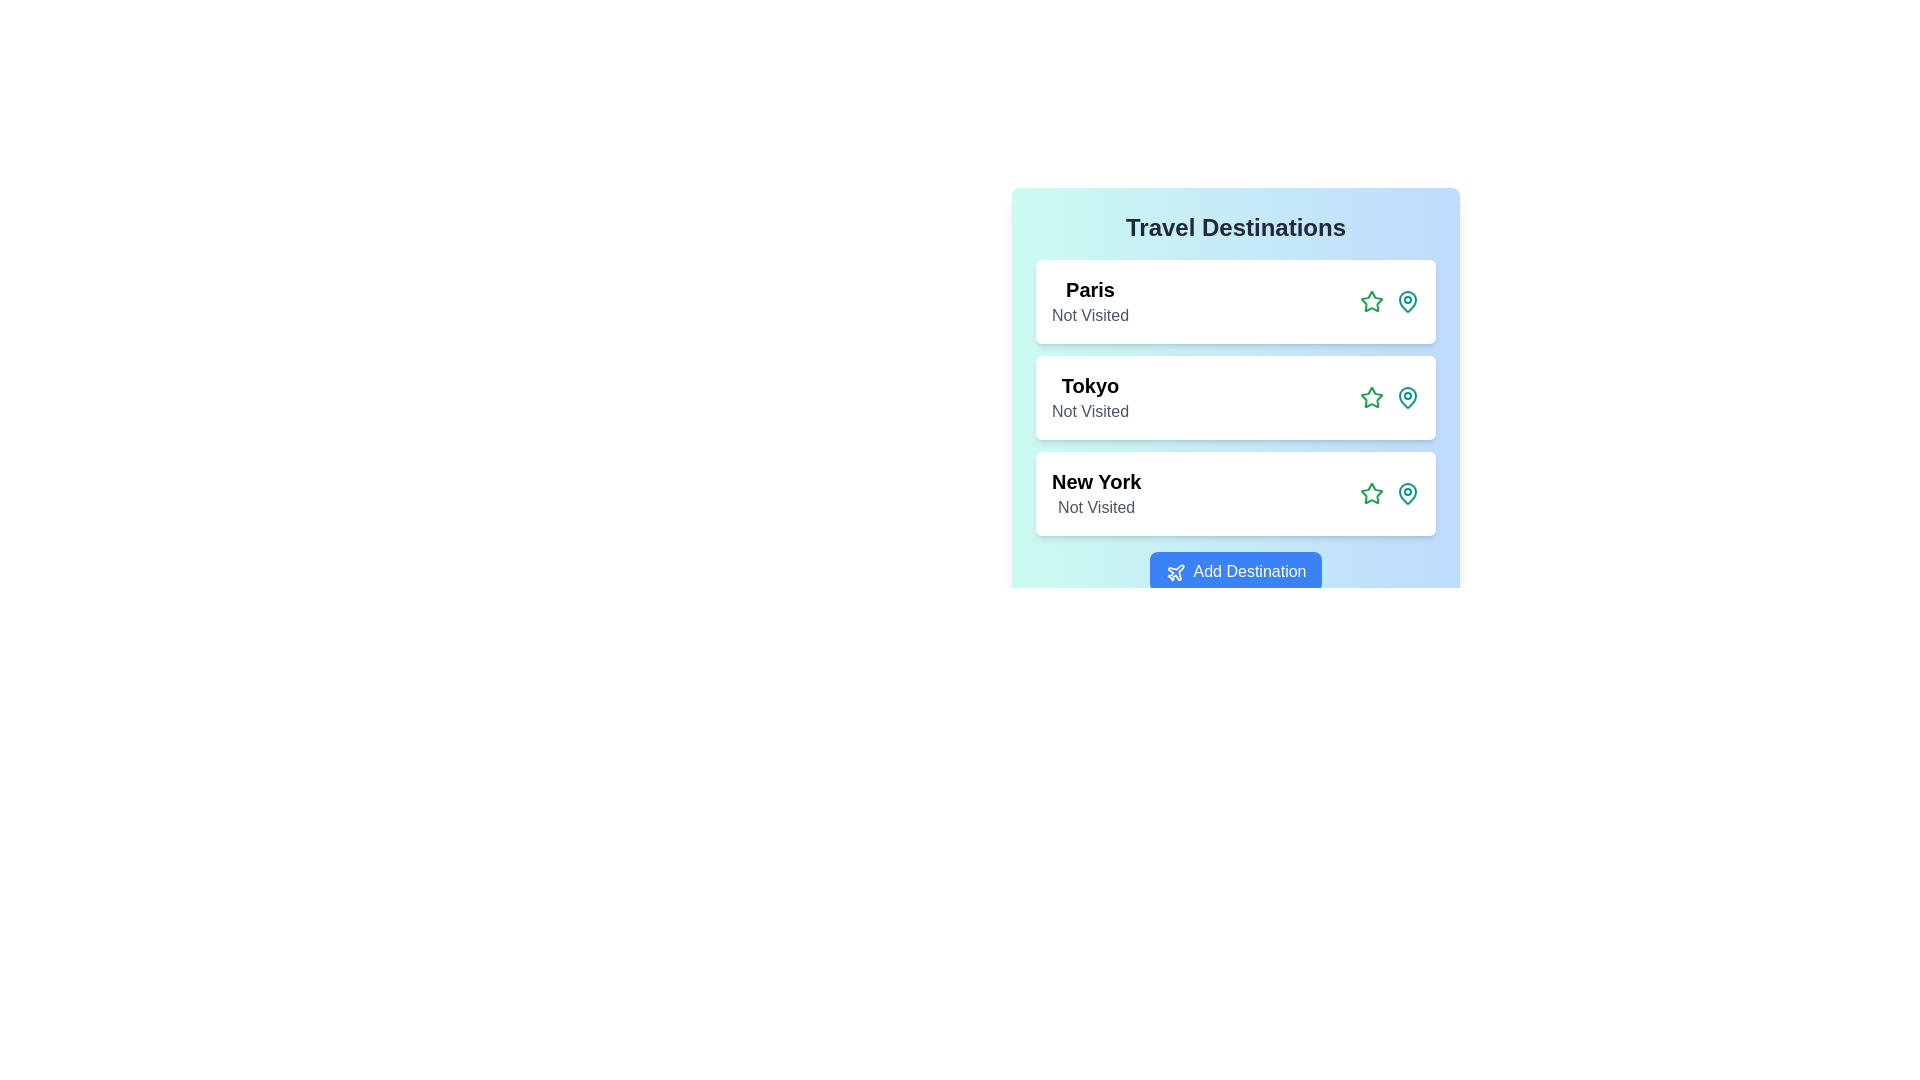 The width and height of the screenshot is (1920, 1080). I want to click on the destination item New York to observe its hover effect, so click(1235, 493).